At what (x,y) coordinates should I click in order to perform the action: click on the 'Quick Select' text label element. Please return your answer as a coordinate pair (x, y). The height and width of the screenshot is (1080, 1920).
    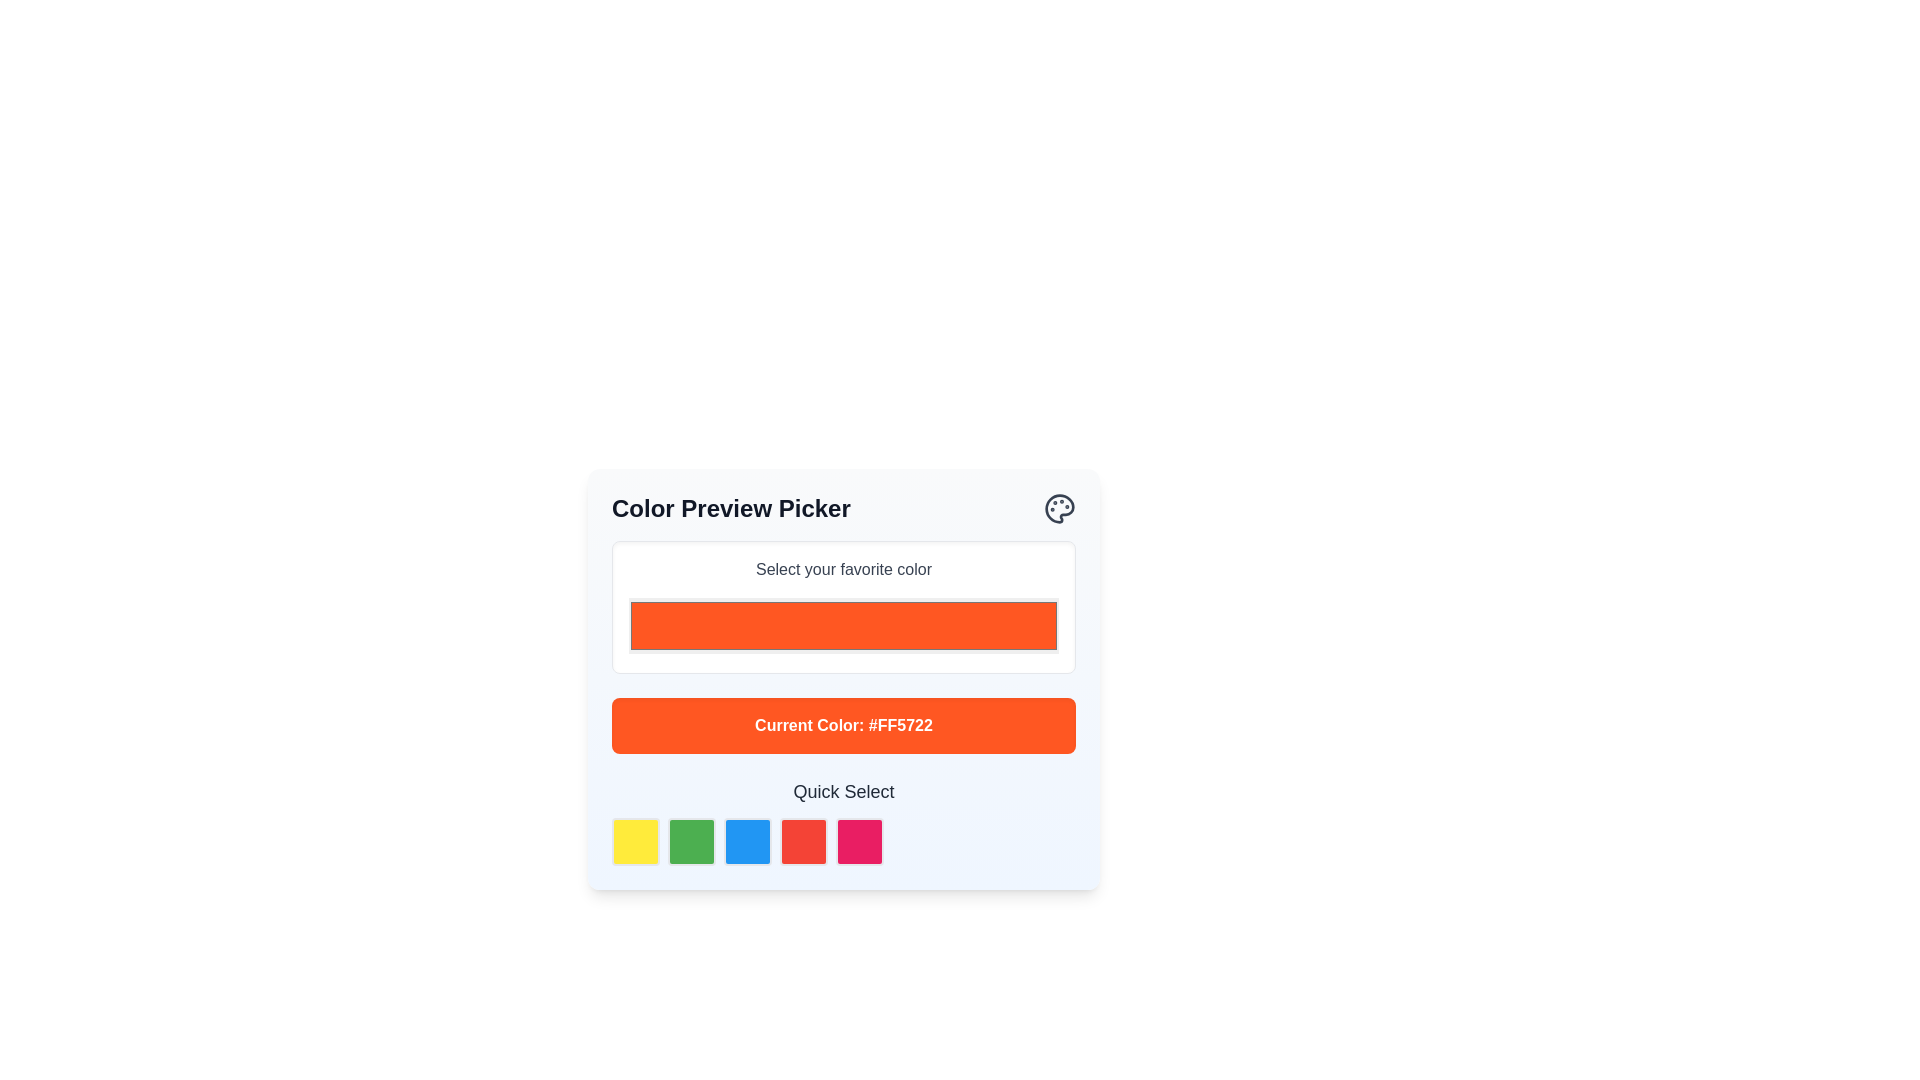
    Looking at the image, I should click on (844, 821).